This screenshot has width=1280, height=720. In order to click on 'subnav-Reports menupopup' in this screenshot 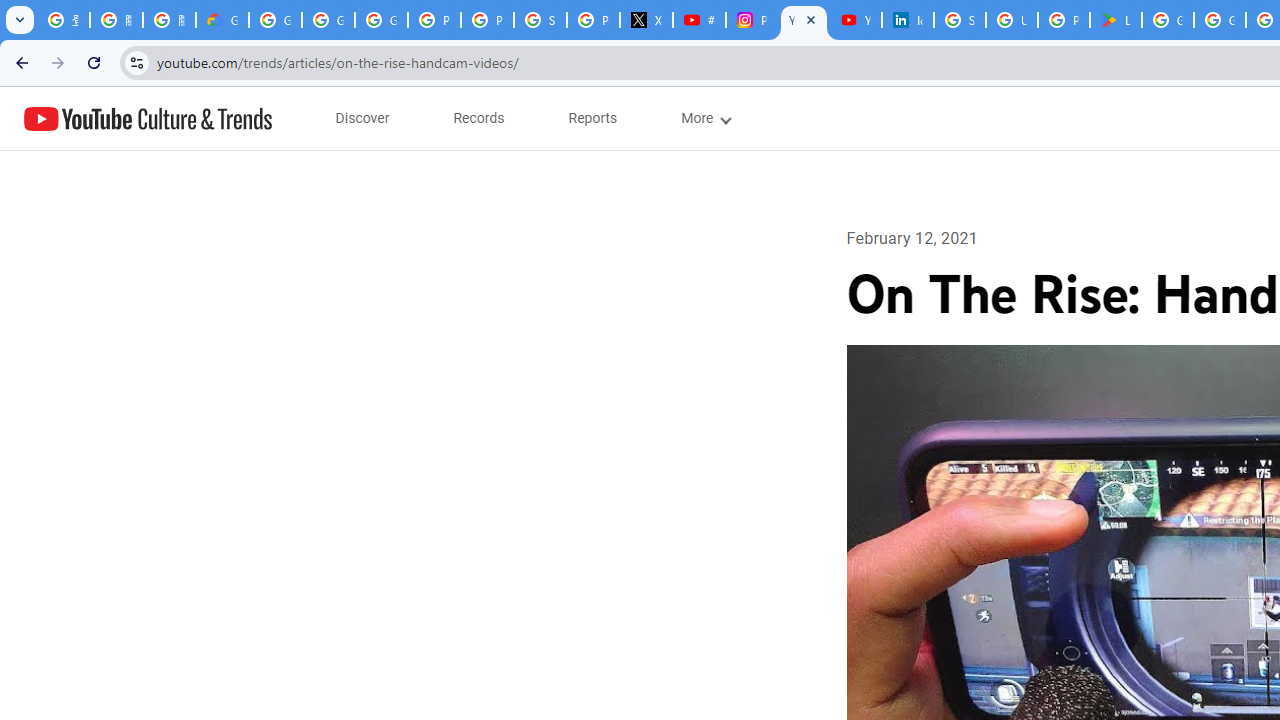, I will do `click(592, 118)`.